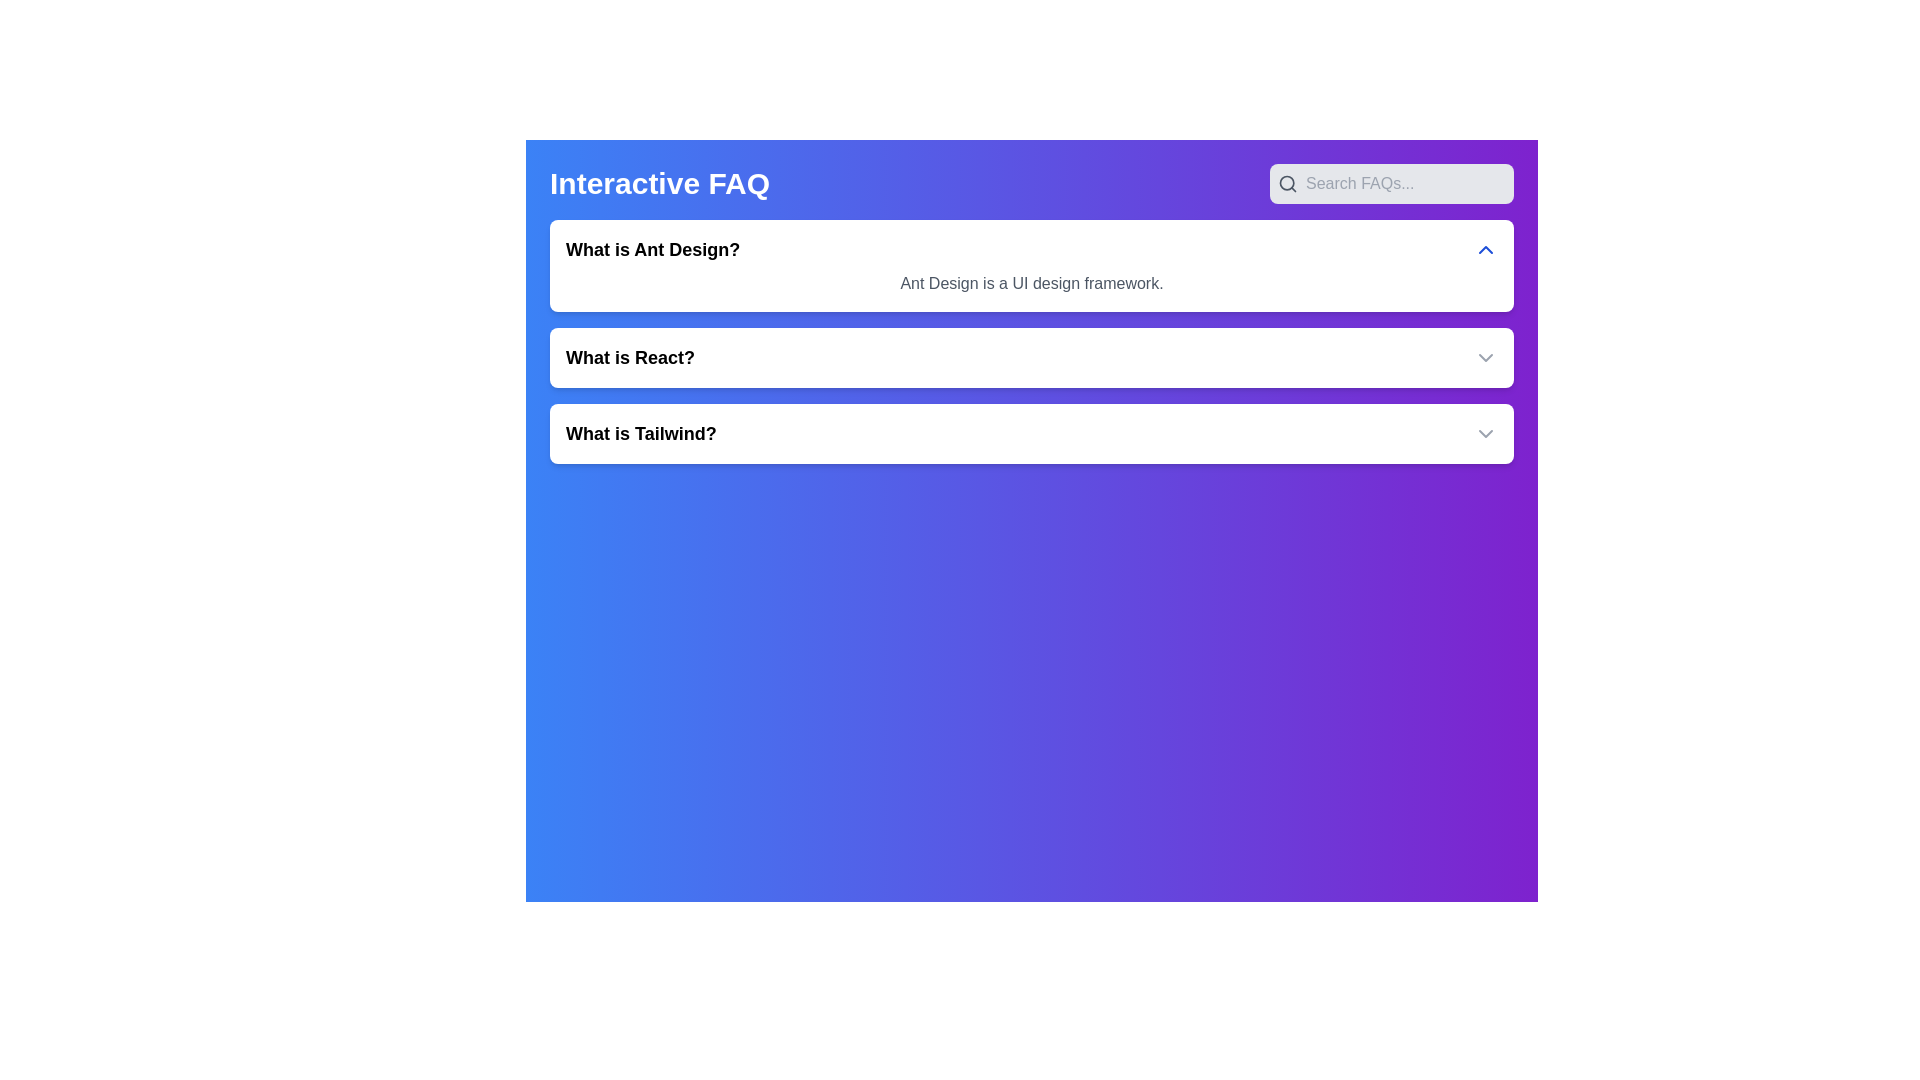 The image size is (1920, 1080). Describe the element at coordinates (1486, 357) in the screenshot. I see `the downward-facing chevron icon on the far-right of the 'What is React?' section` at that location.